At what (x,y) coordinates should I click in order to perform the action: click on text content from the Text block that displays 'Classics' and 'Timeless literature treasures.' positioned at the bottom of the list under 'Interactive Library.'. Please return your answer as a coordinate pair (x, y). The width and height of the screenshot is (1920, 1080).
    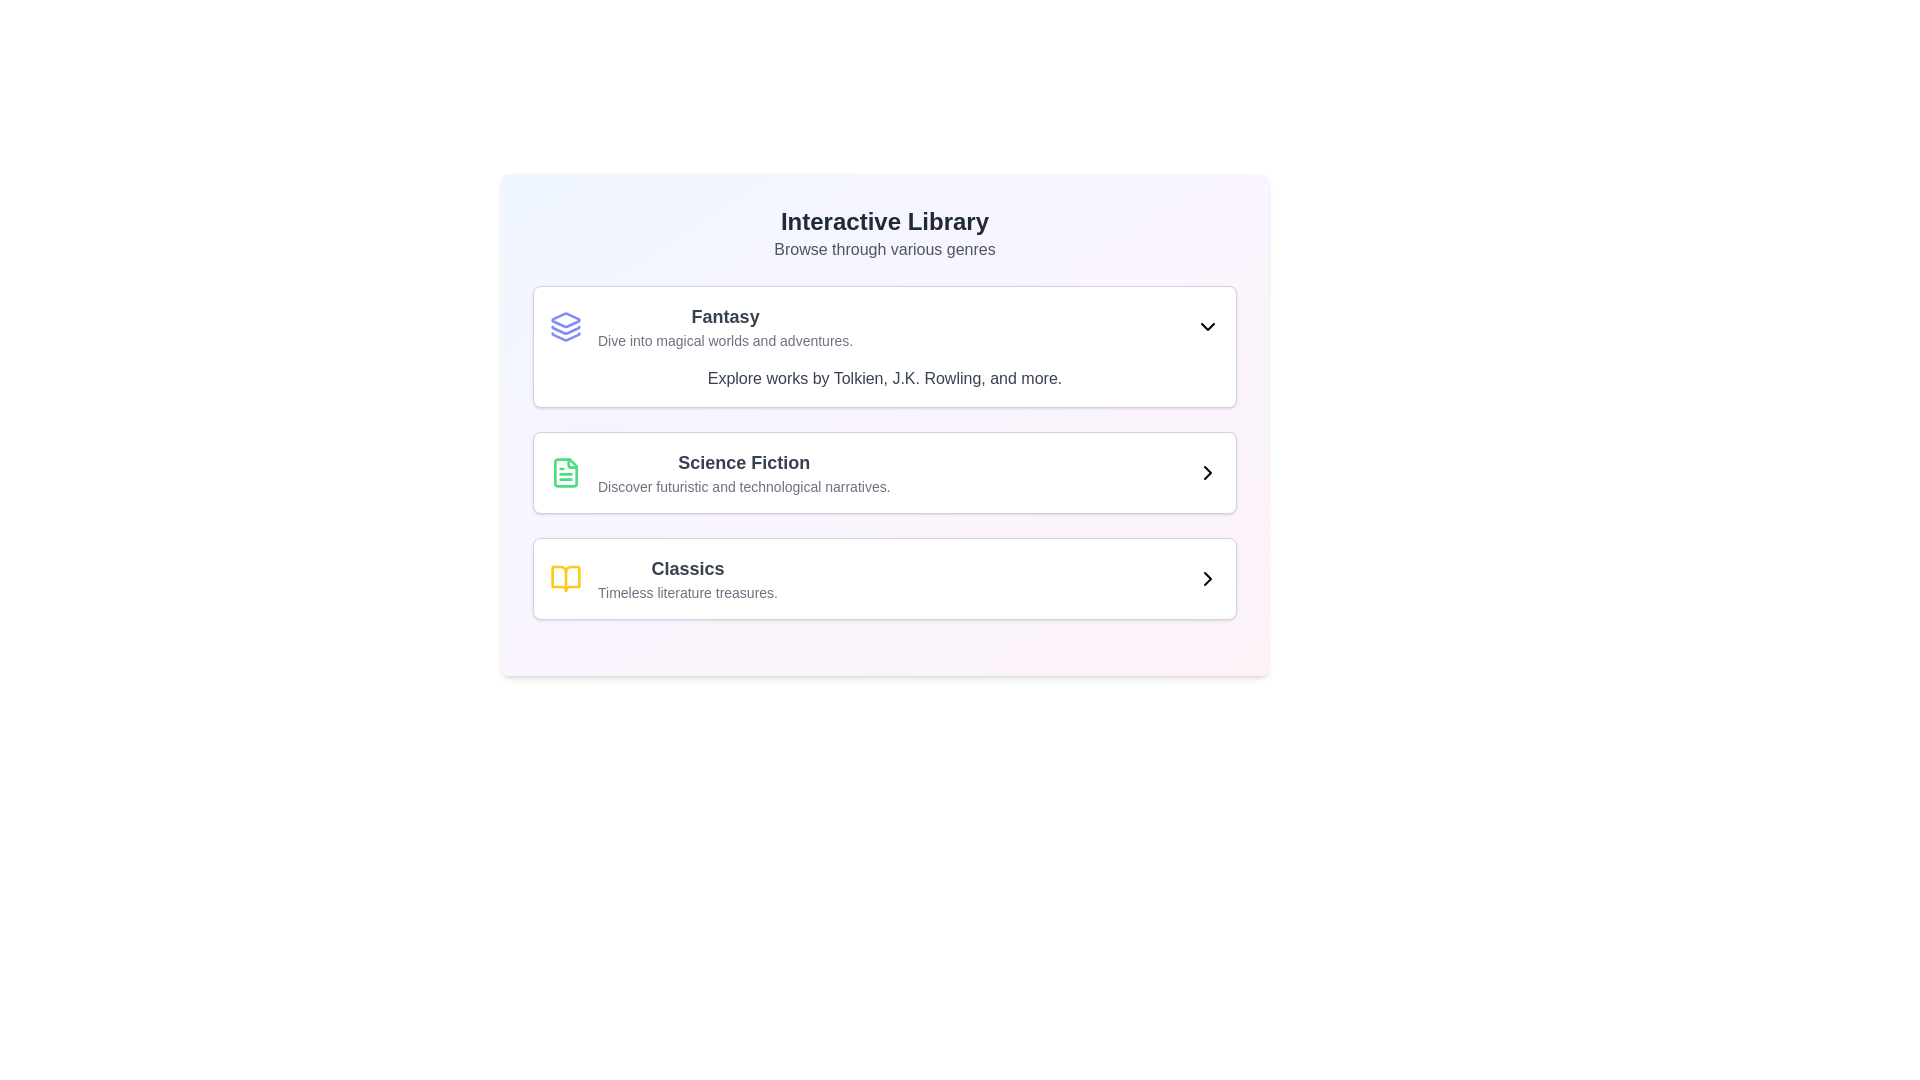
    Looking at the image, I should click on (687, 578).